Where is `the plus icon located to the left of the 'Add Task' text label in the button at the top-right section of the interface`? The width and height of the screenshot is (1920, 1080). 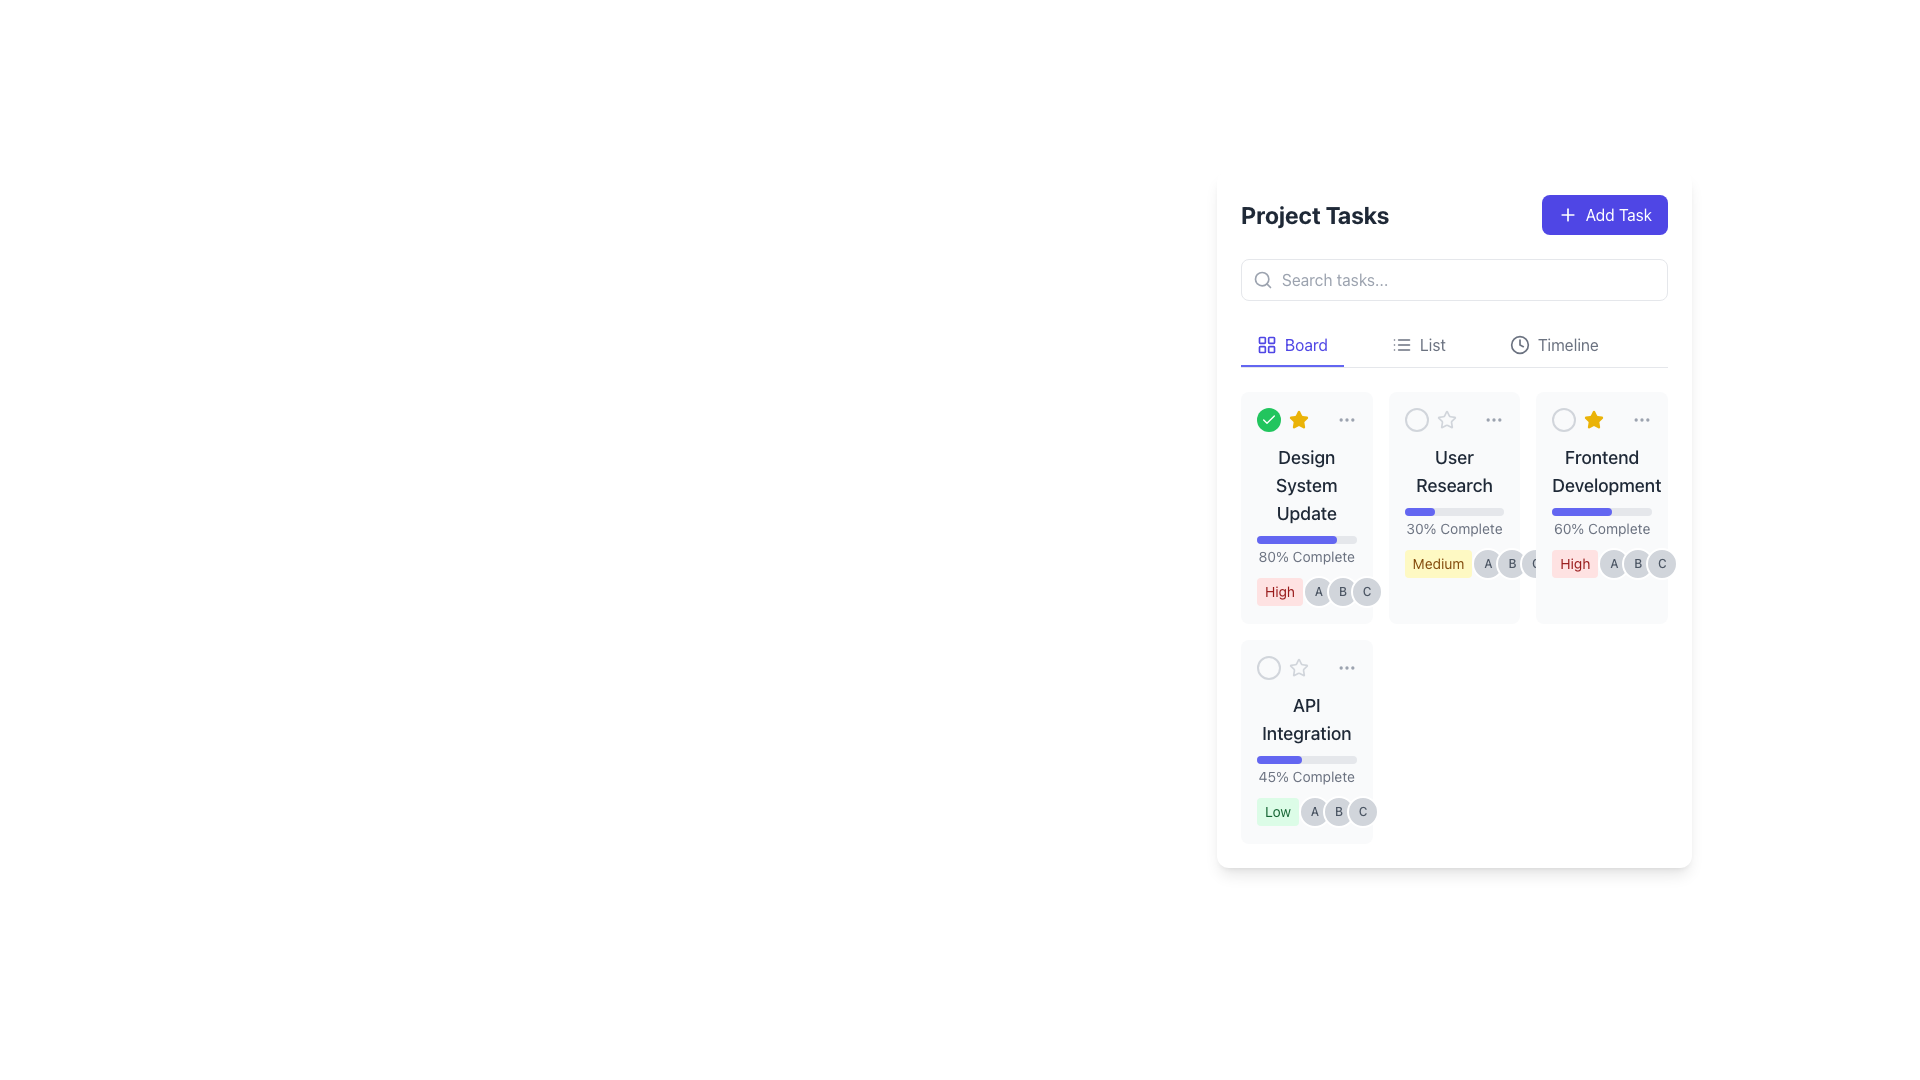 the plus icon located to the left of the 'Add Task' text label in the button at the top-right section of the interface is located at coordinates (1566, 215).